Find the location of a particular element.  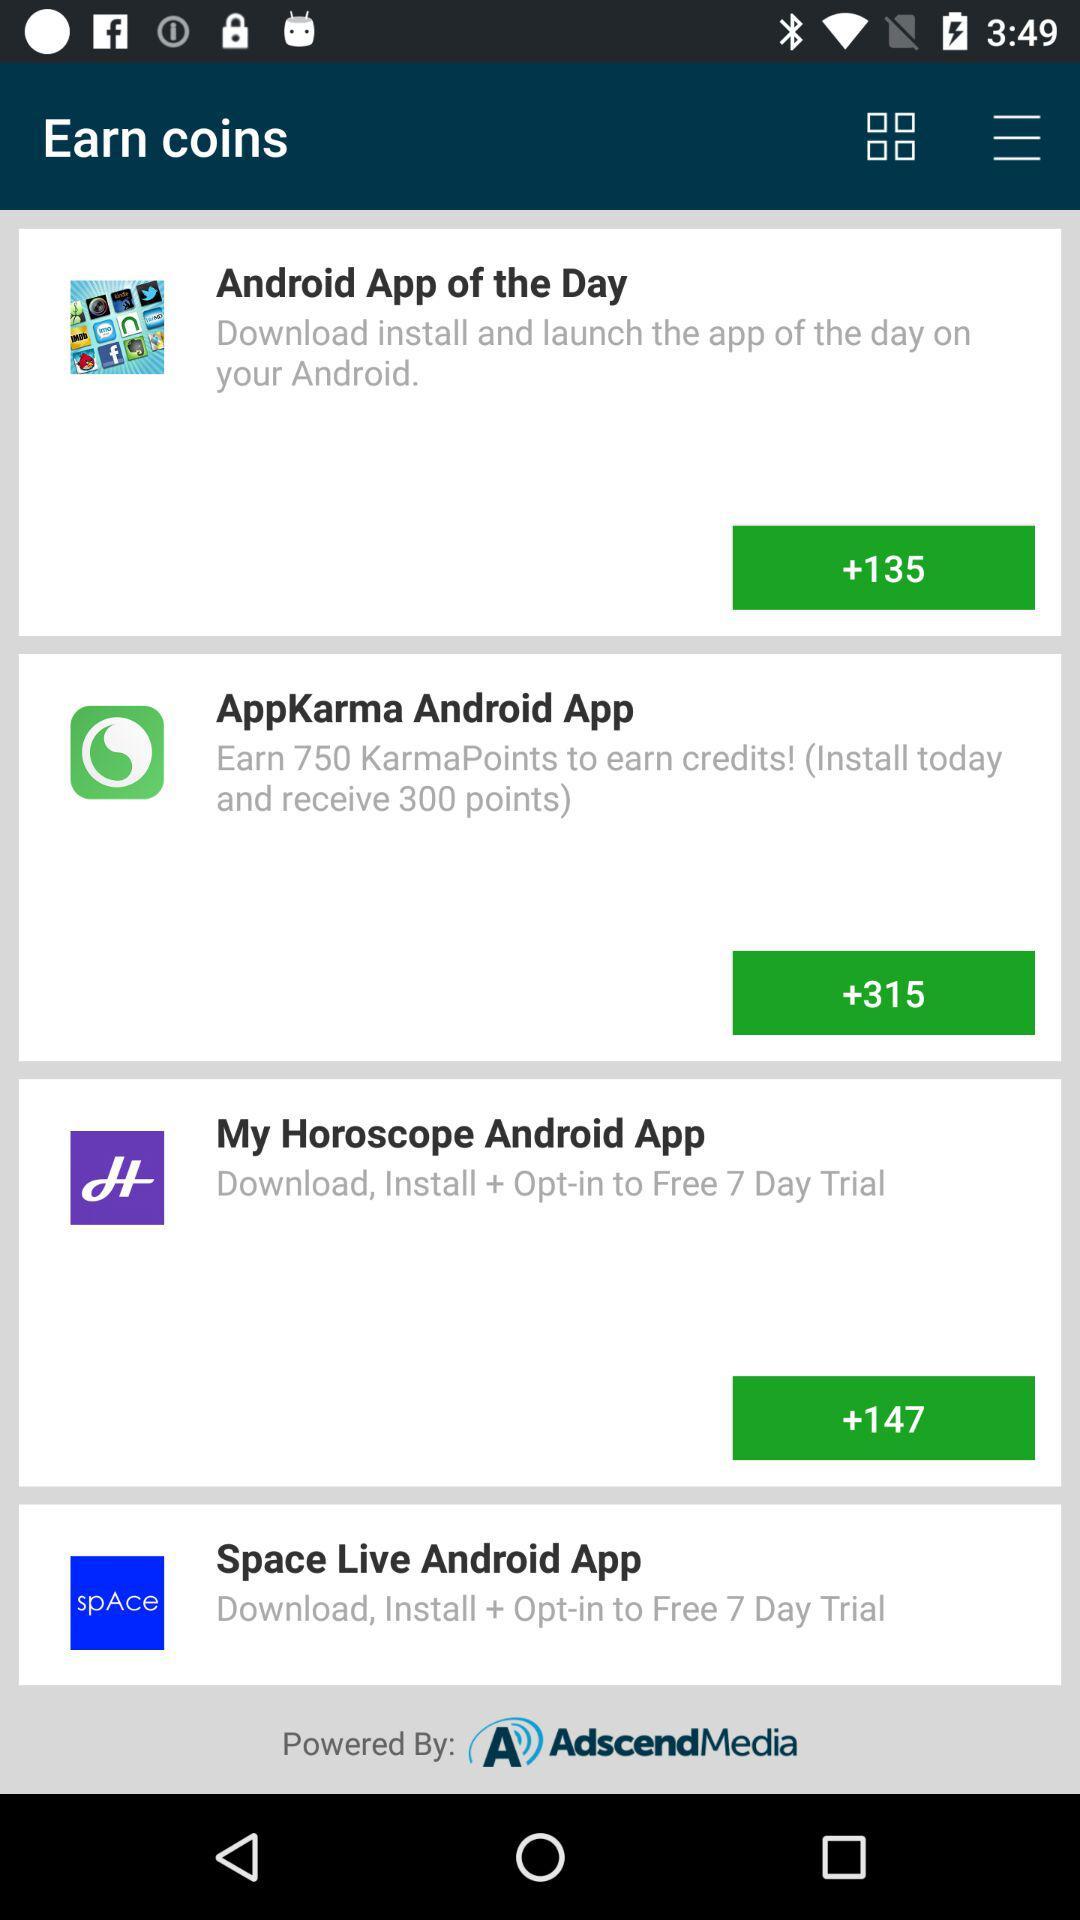

icon to the right of the earn coins icon is located at coordinates (890, 135).